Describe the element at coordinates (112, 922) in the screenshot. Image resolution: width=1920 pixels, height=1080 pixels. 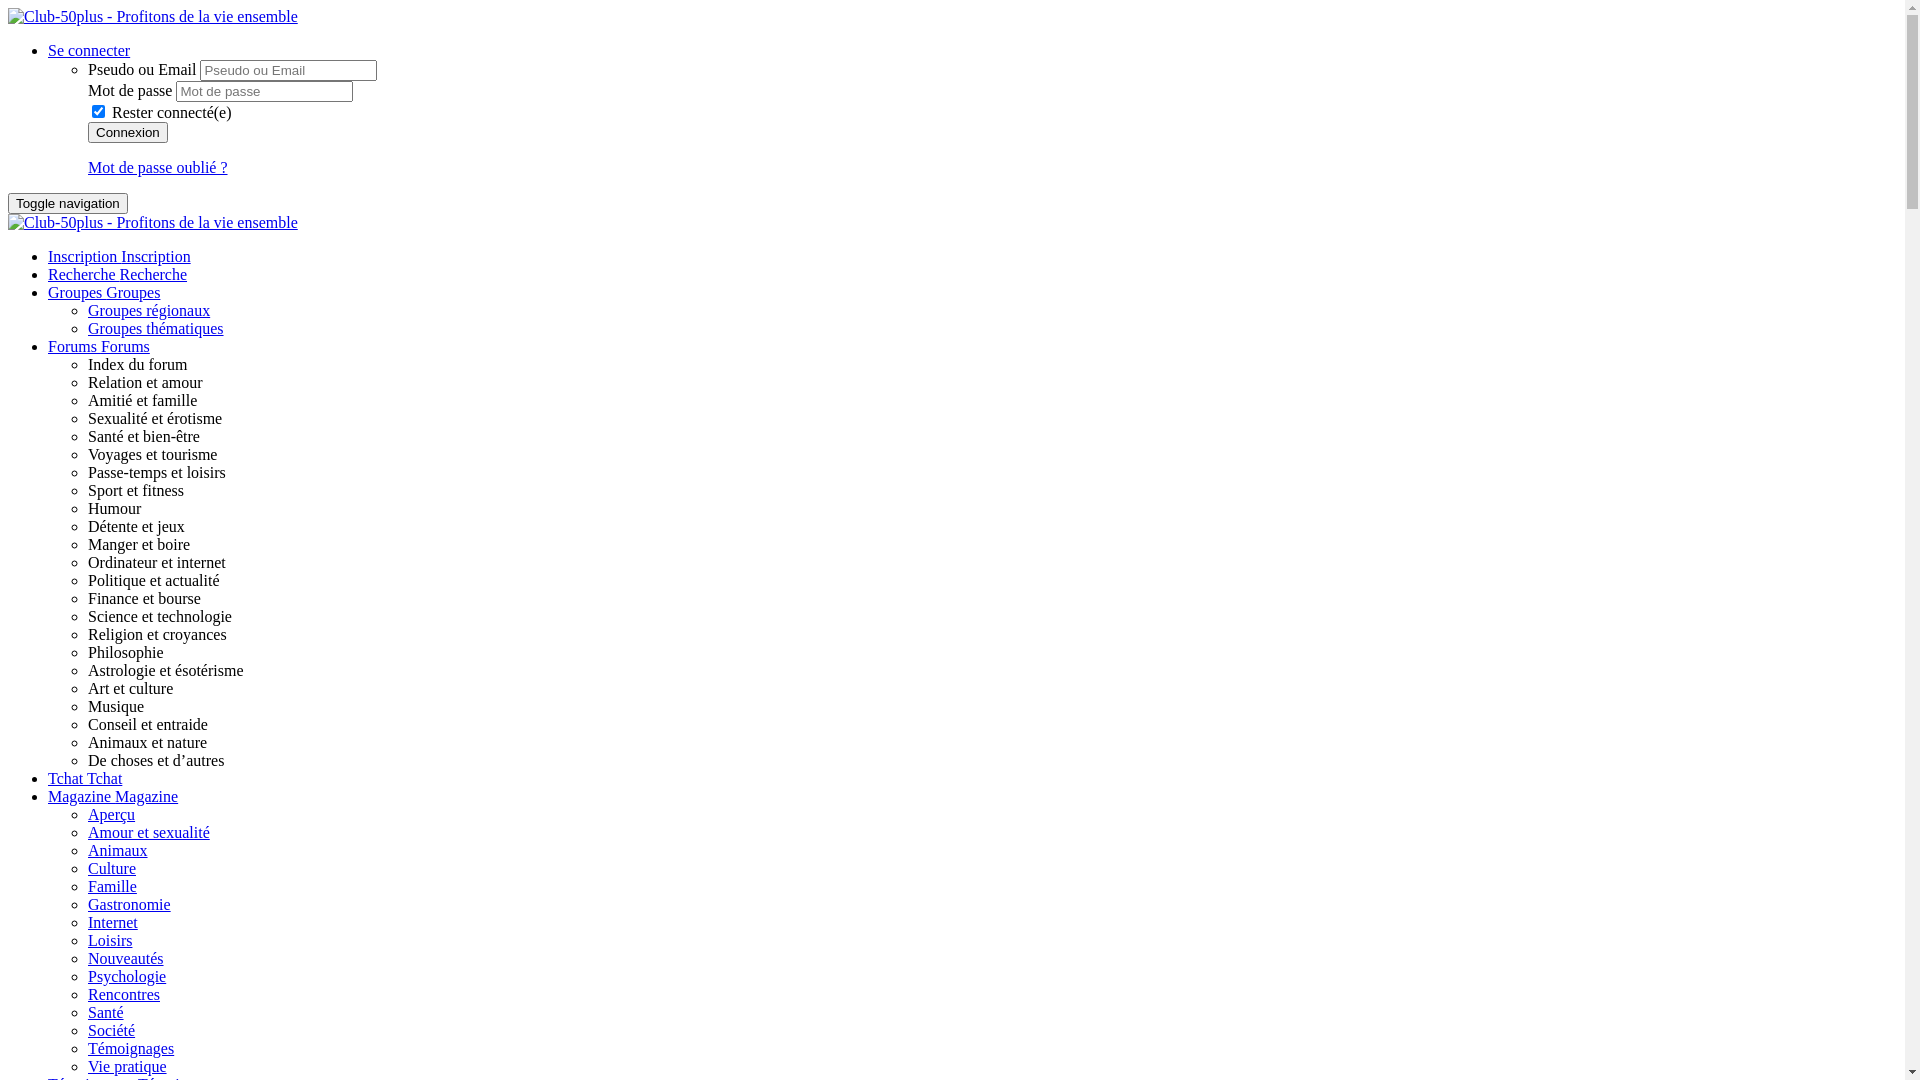
I see `'Internet'` at that location.